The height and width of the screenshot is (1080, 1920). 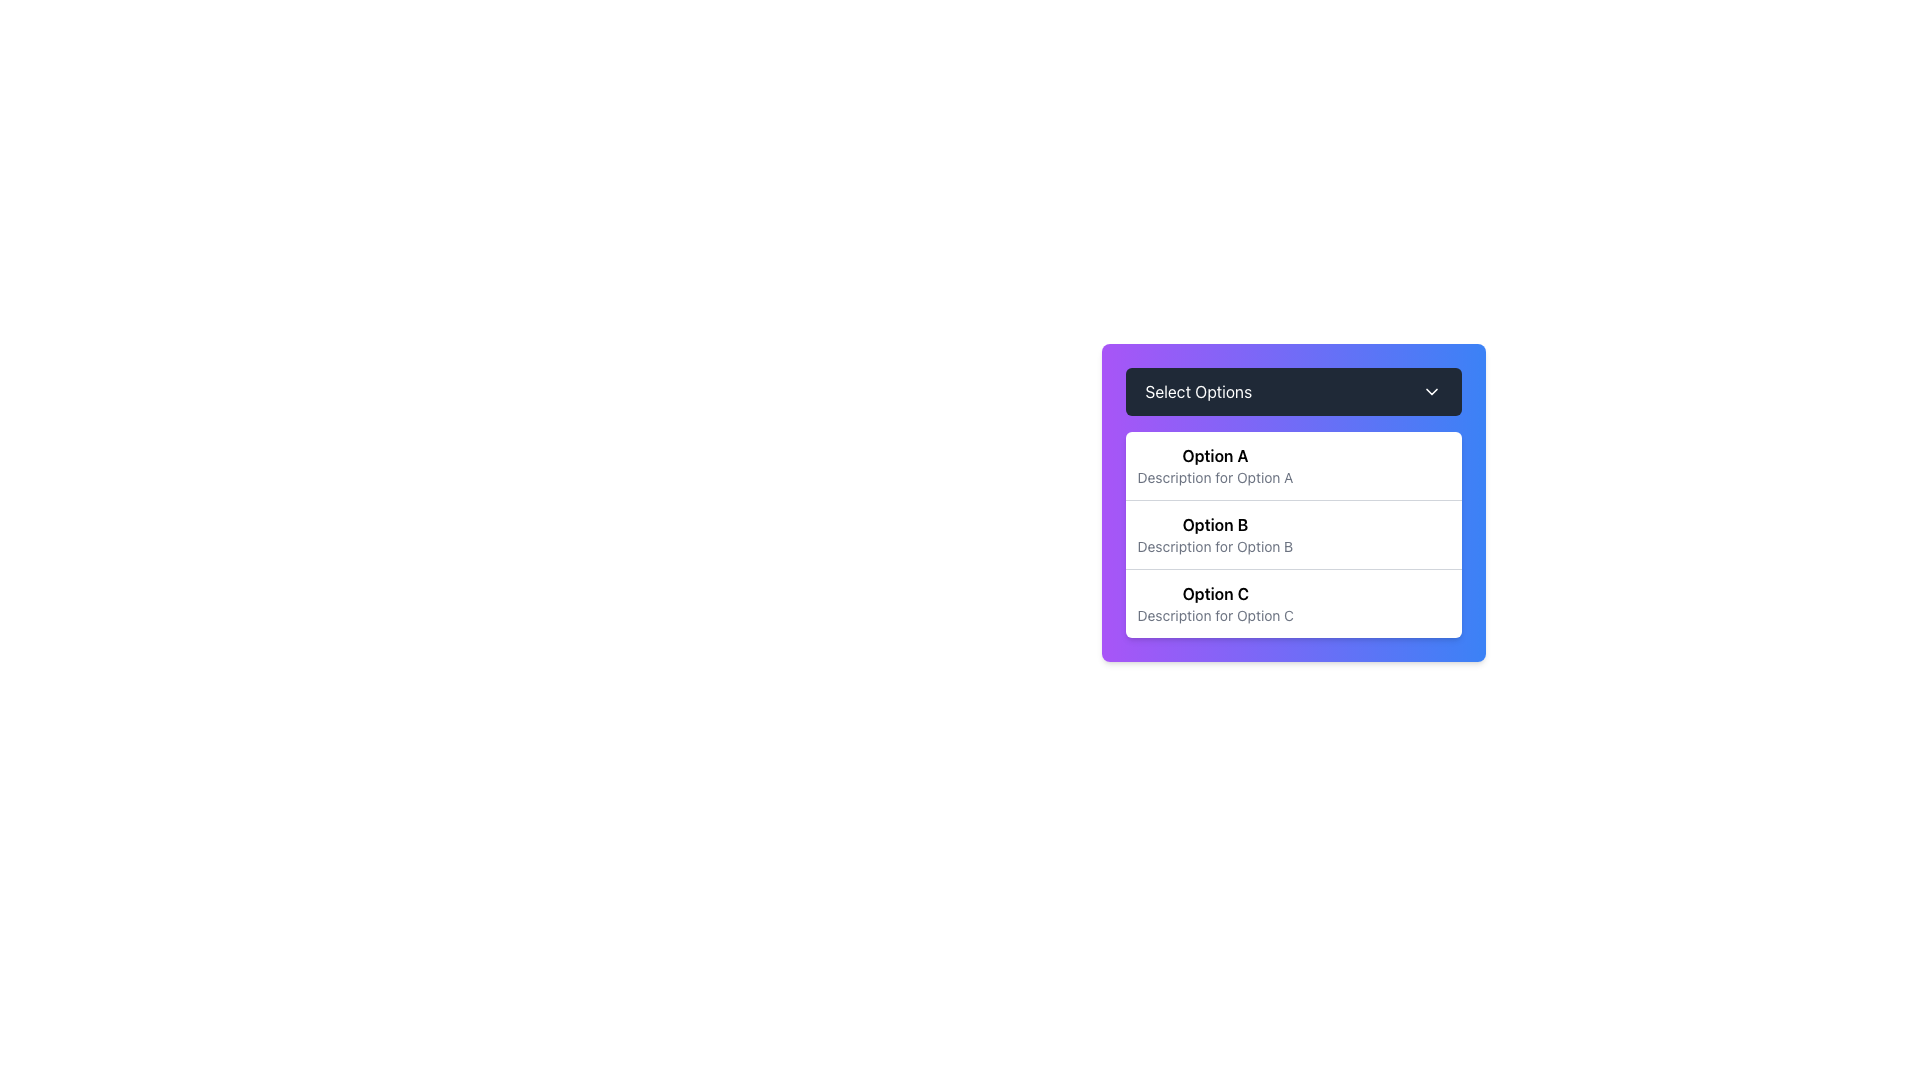 What do you see at coordinates (1198, 392) in the screenshot?
I see `the text label reading 'Select Options' which is styled with a white font color on a dark background, located on the left side of the dropdown interface` at bounding box center [1198, 392].